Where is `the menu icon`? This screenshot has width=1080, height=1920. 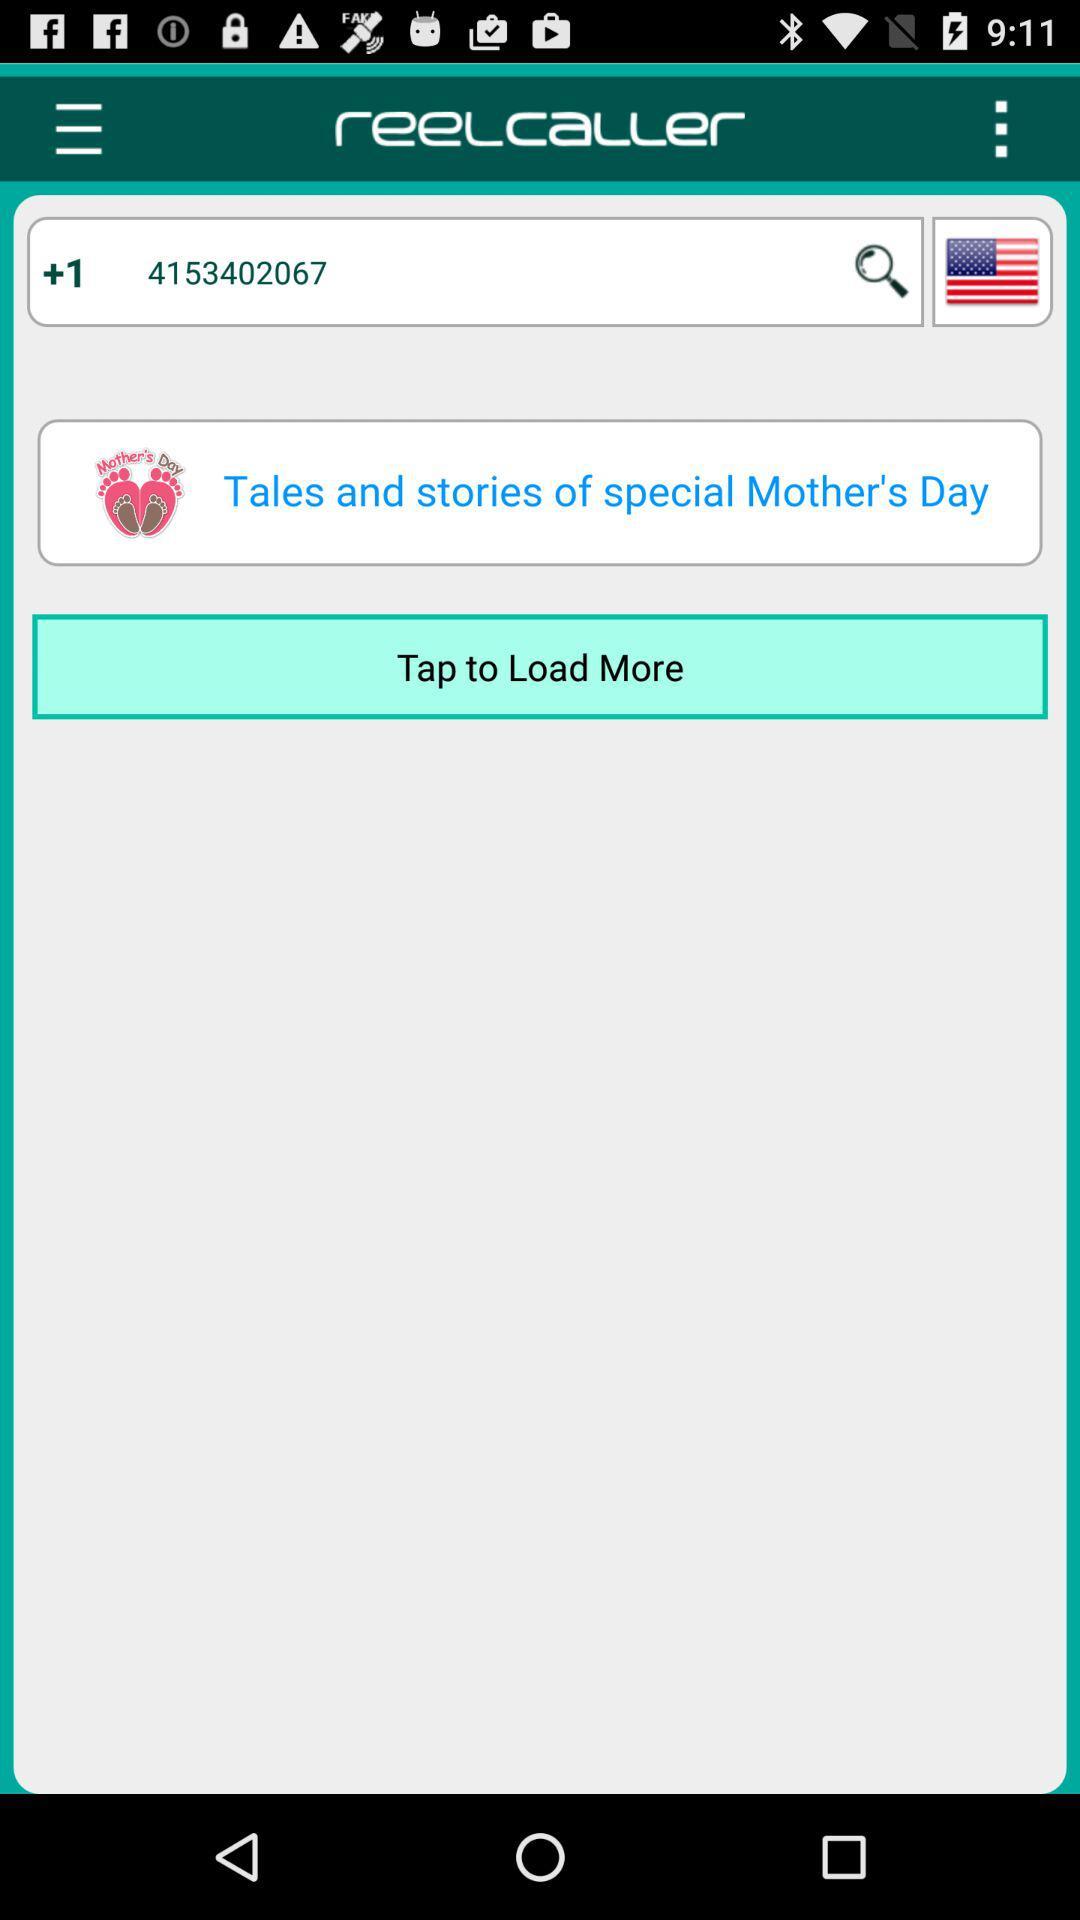 the menu icon is located at coordinates (77, 137).